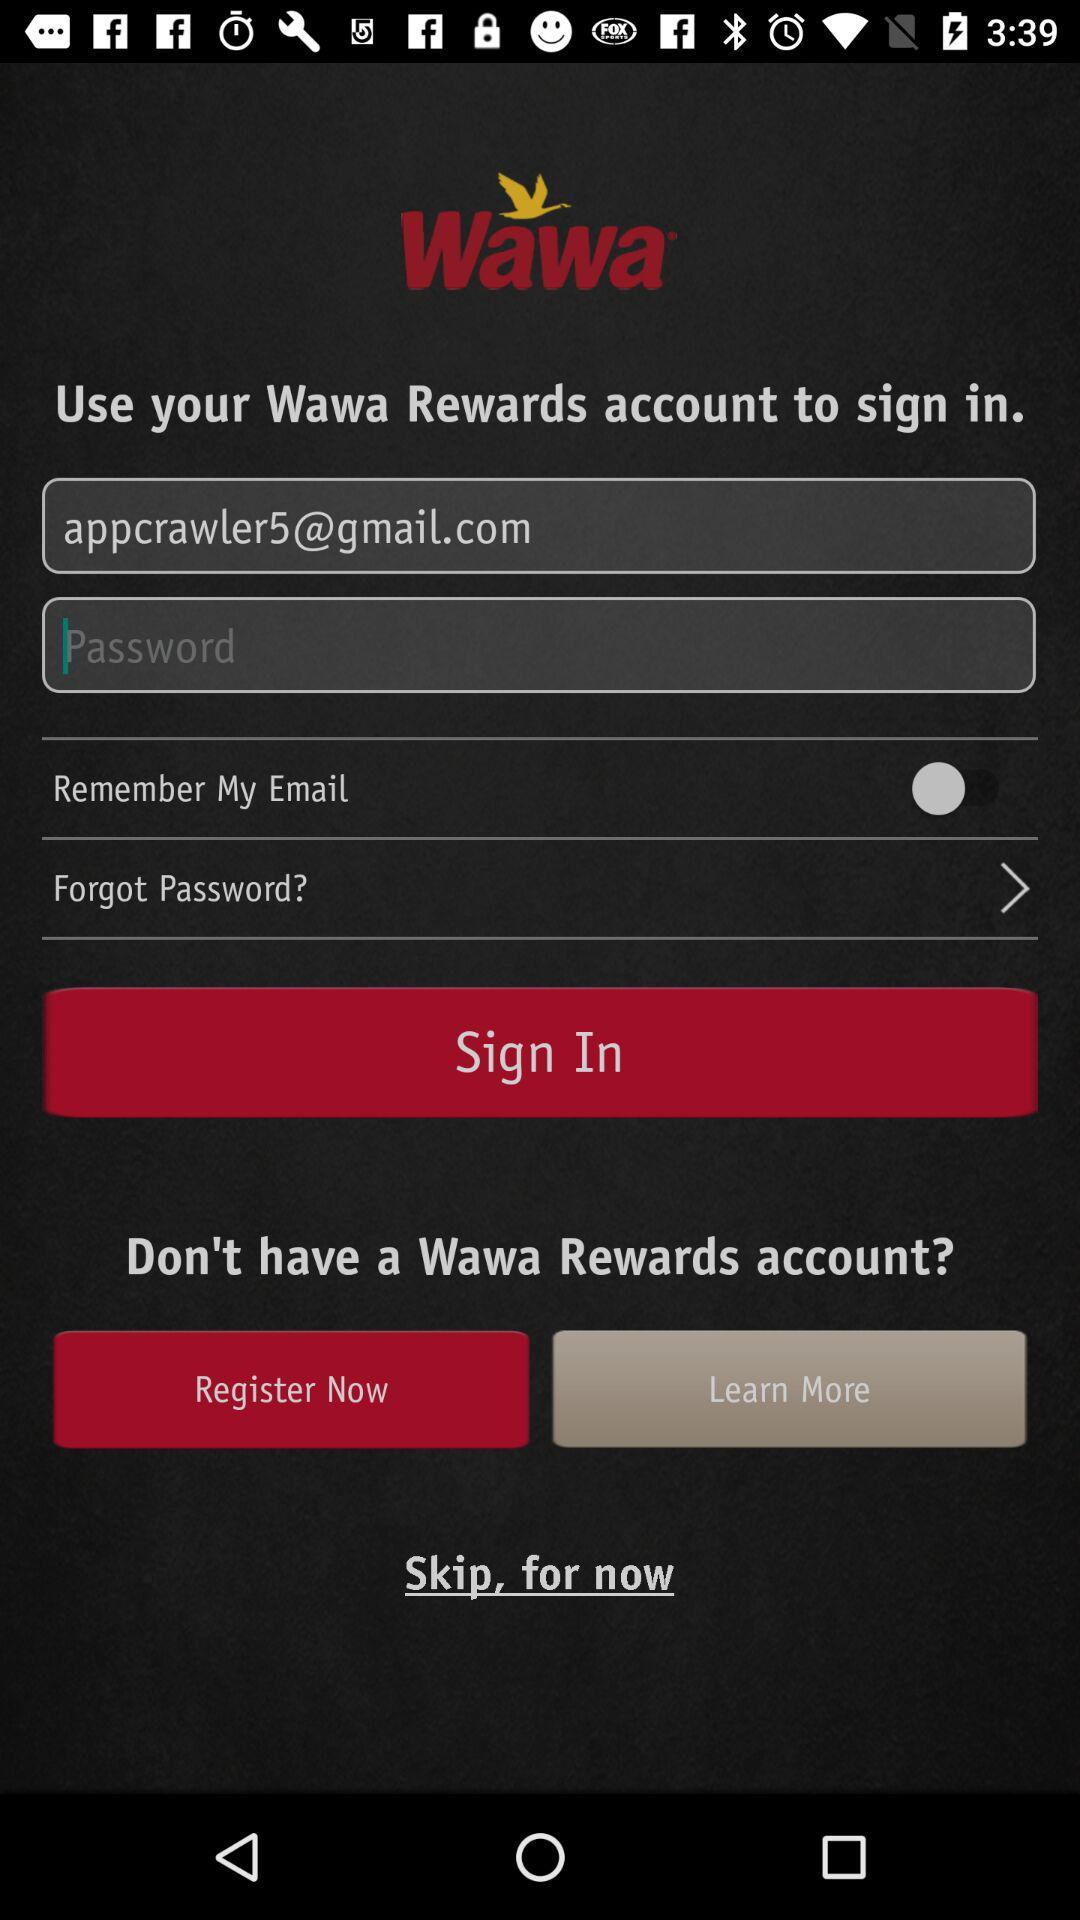 This screenshot has width=1080, height=1920. What do you see at coordinates (540, 1051) in the screenshot?
I see `sign in button on the page` at bounding box center [540, 1051].